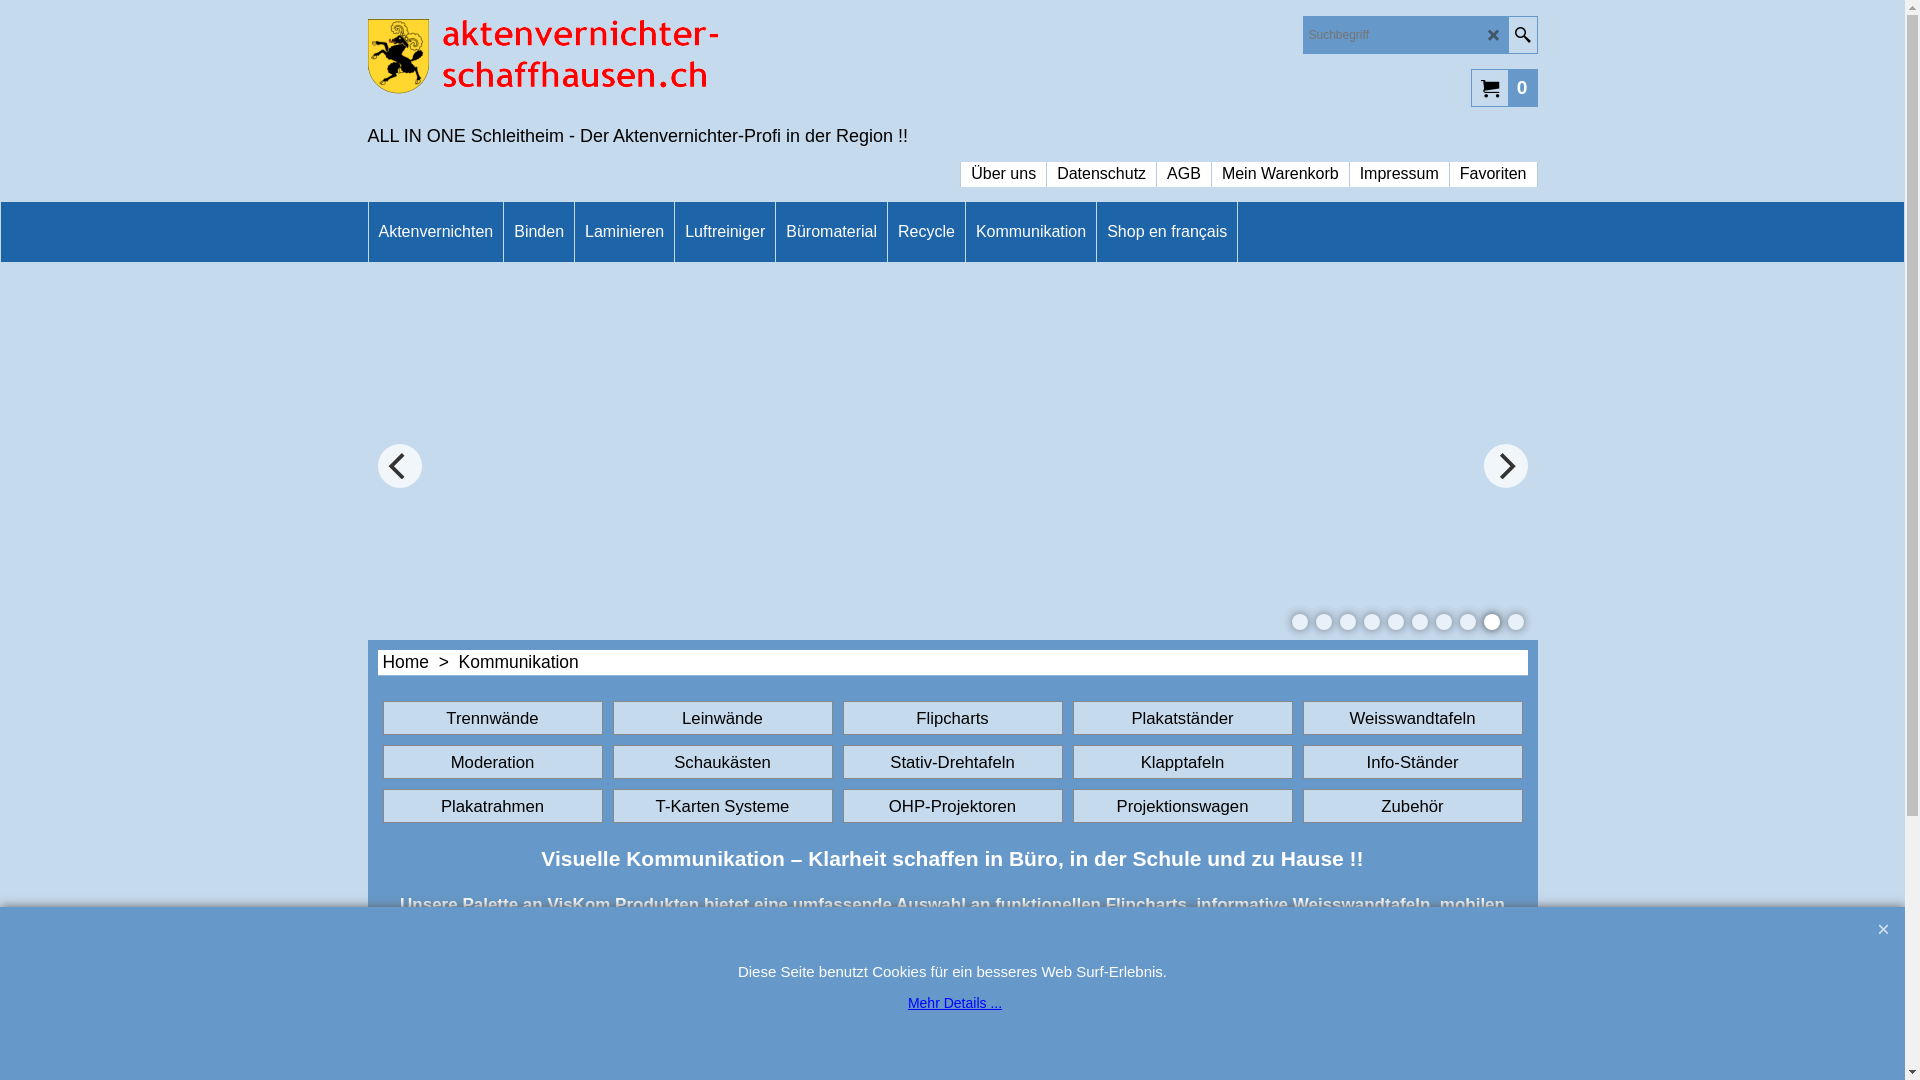 The image size is (1920, 1080). Describe the element at coordinates (1184, 163) in the screenshot. I see `'AGB'` at that location.